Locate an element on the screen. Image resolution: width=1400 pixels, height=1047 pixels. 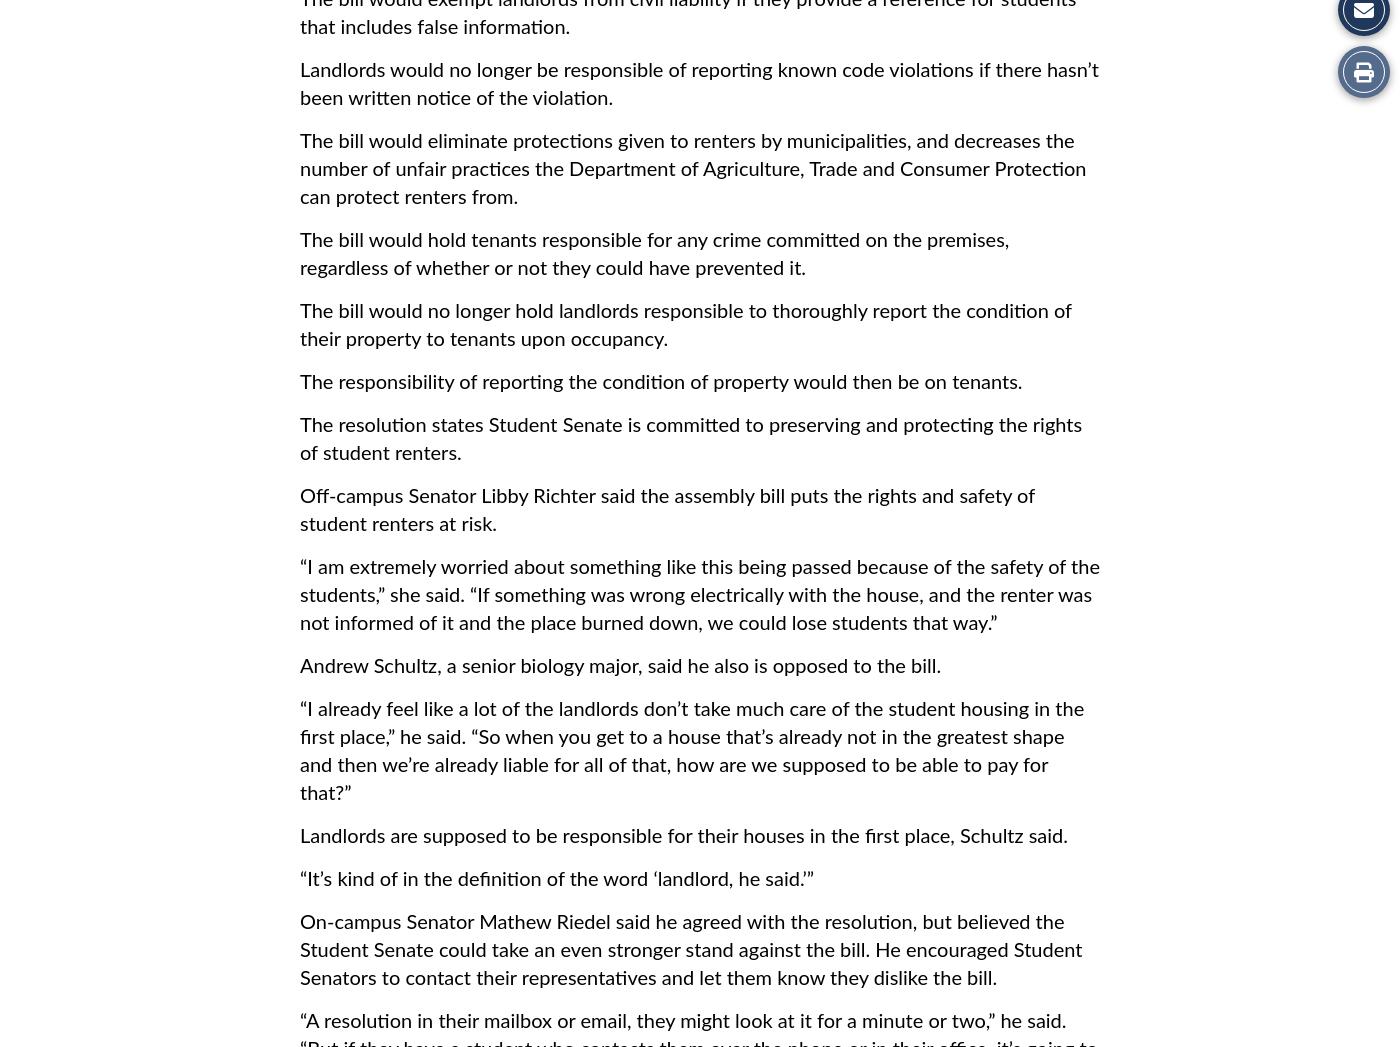
'Landlords are supposed to be responsible for their houses in the first place, Schultz said.' is located at coordinates (300, 836).